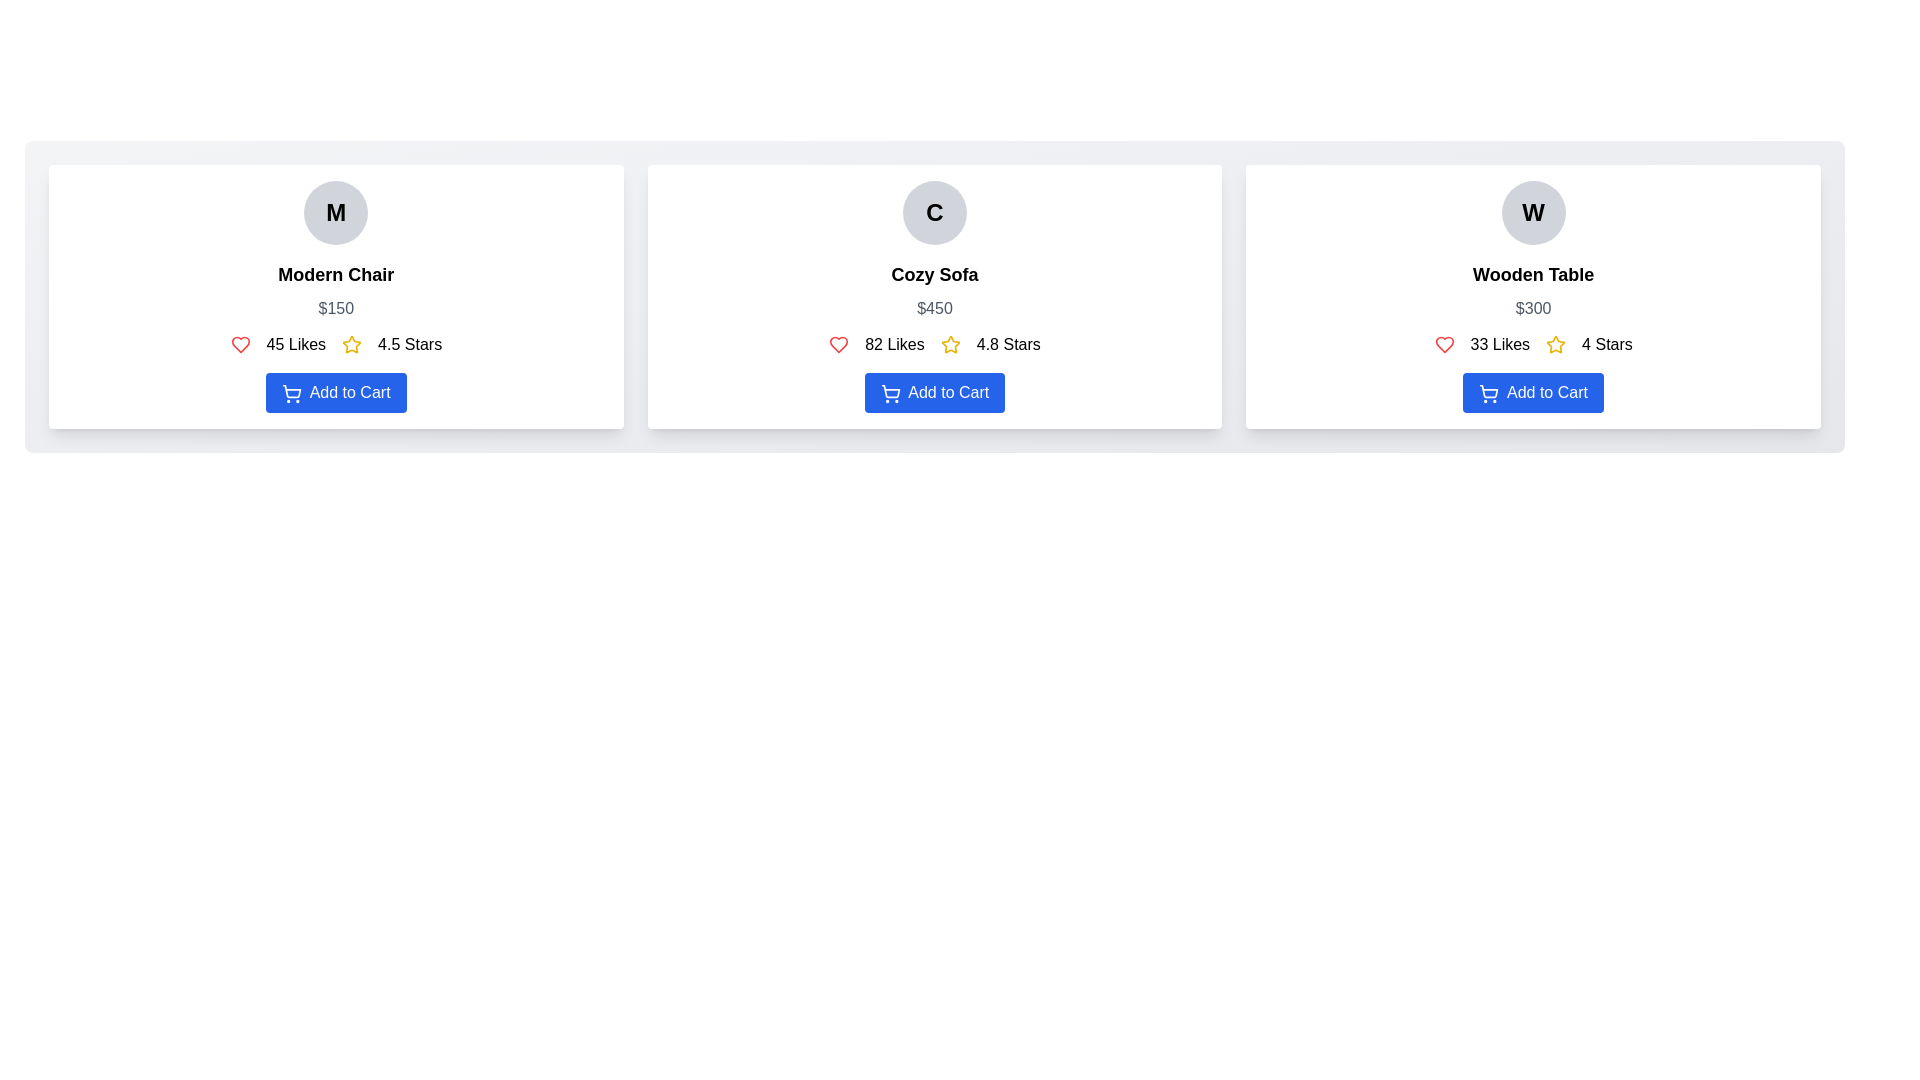 The image size is (1920, 1080). What do you see at coordinates (934, 212) in the screenshot?
I see `the circular badge icon with a gray background and a black letter 'C' located at the top center of the product card for 'Cozy Sofa'` at bounding box center [934, 212].